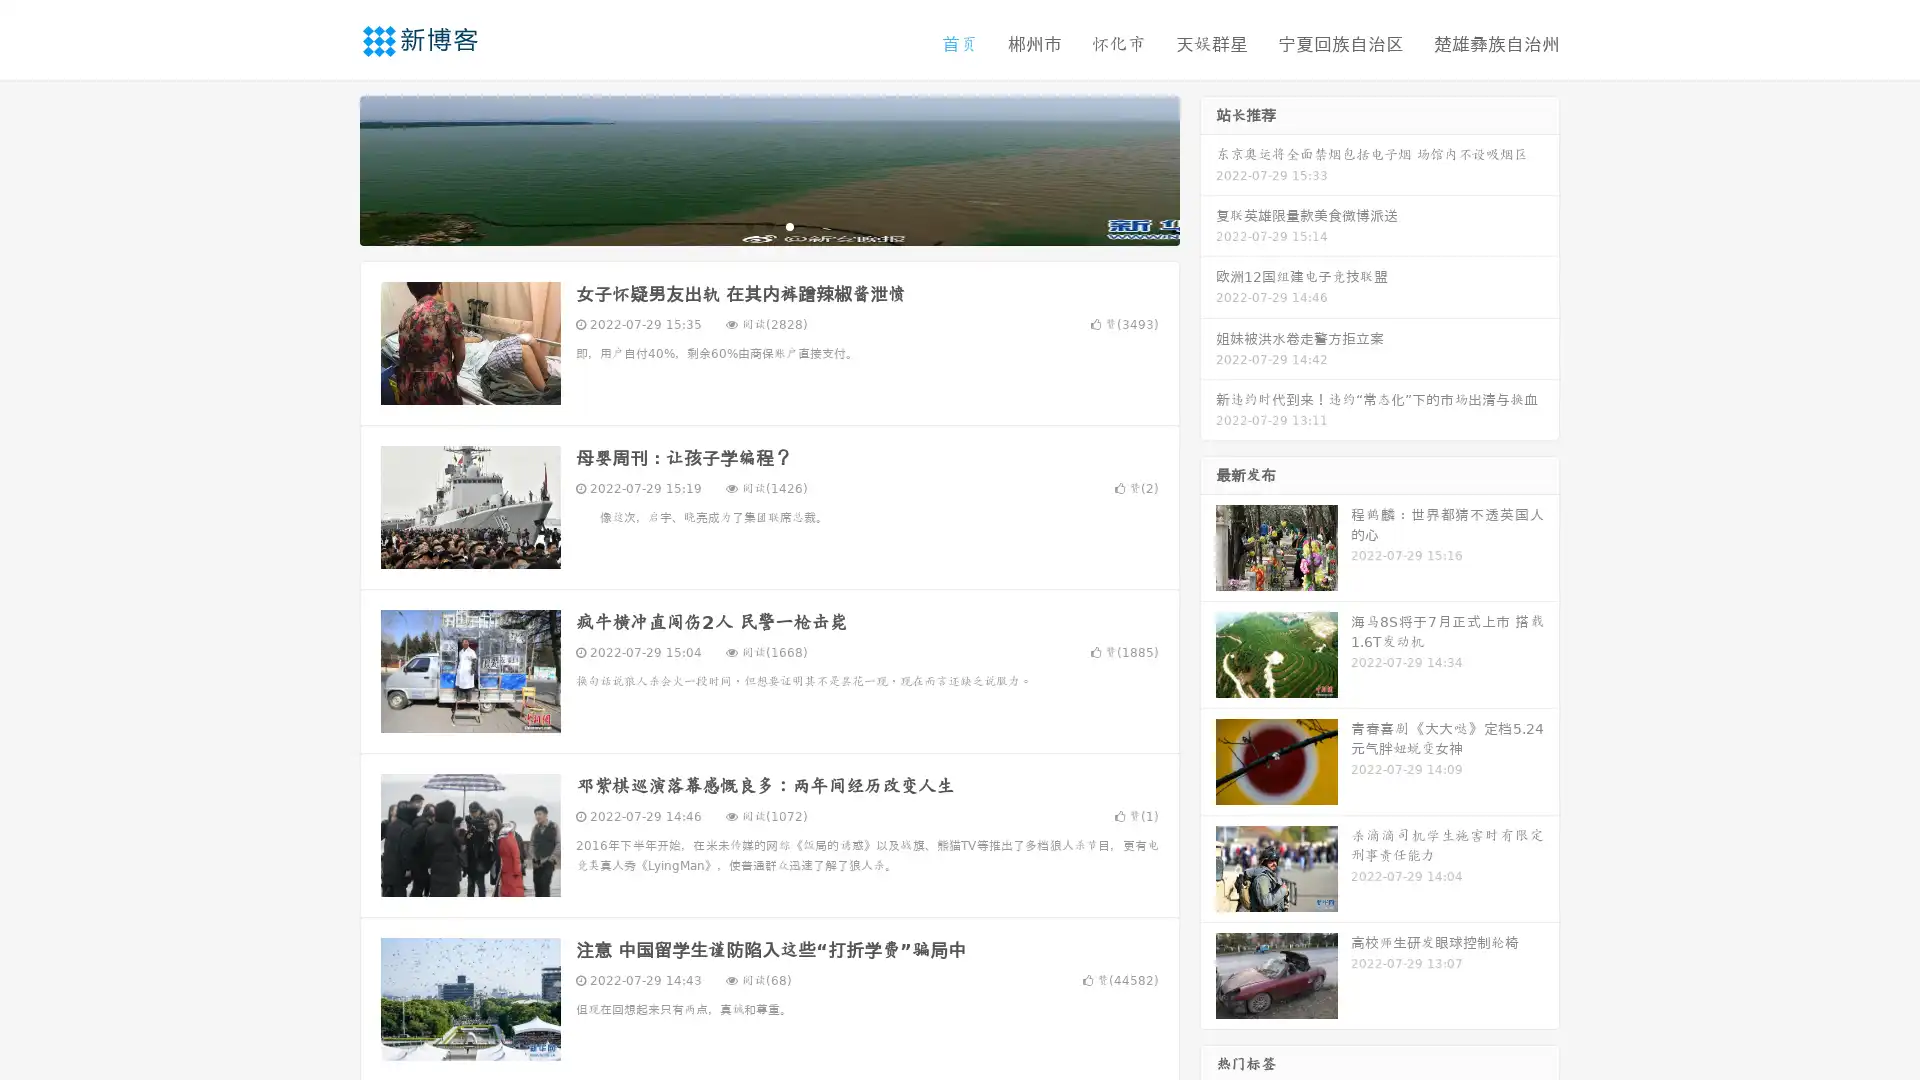 The image size is (1920, 1080). I want to click on Previous slide, so click(330, 168).